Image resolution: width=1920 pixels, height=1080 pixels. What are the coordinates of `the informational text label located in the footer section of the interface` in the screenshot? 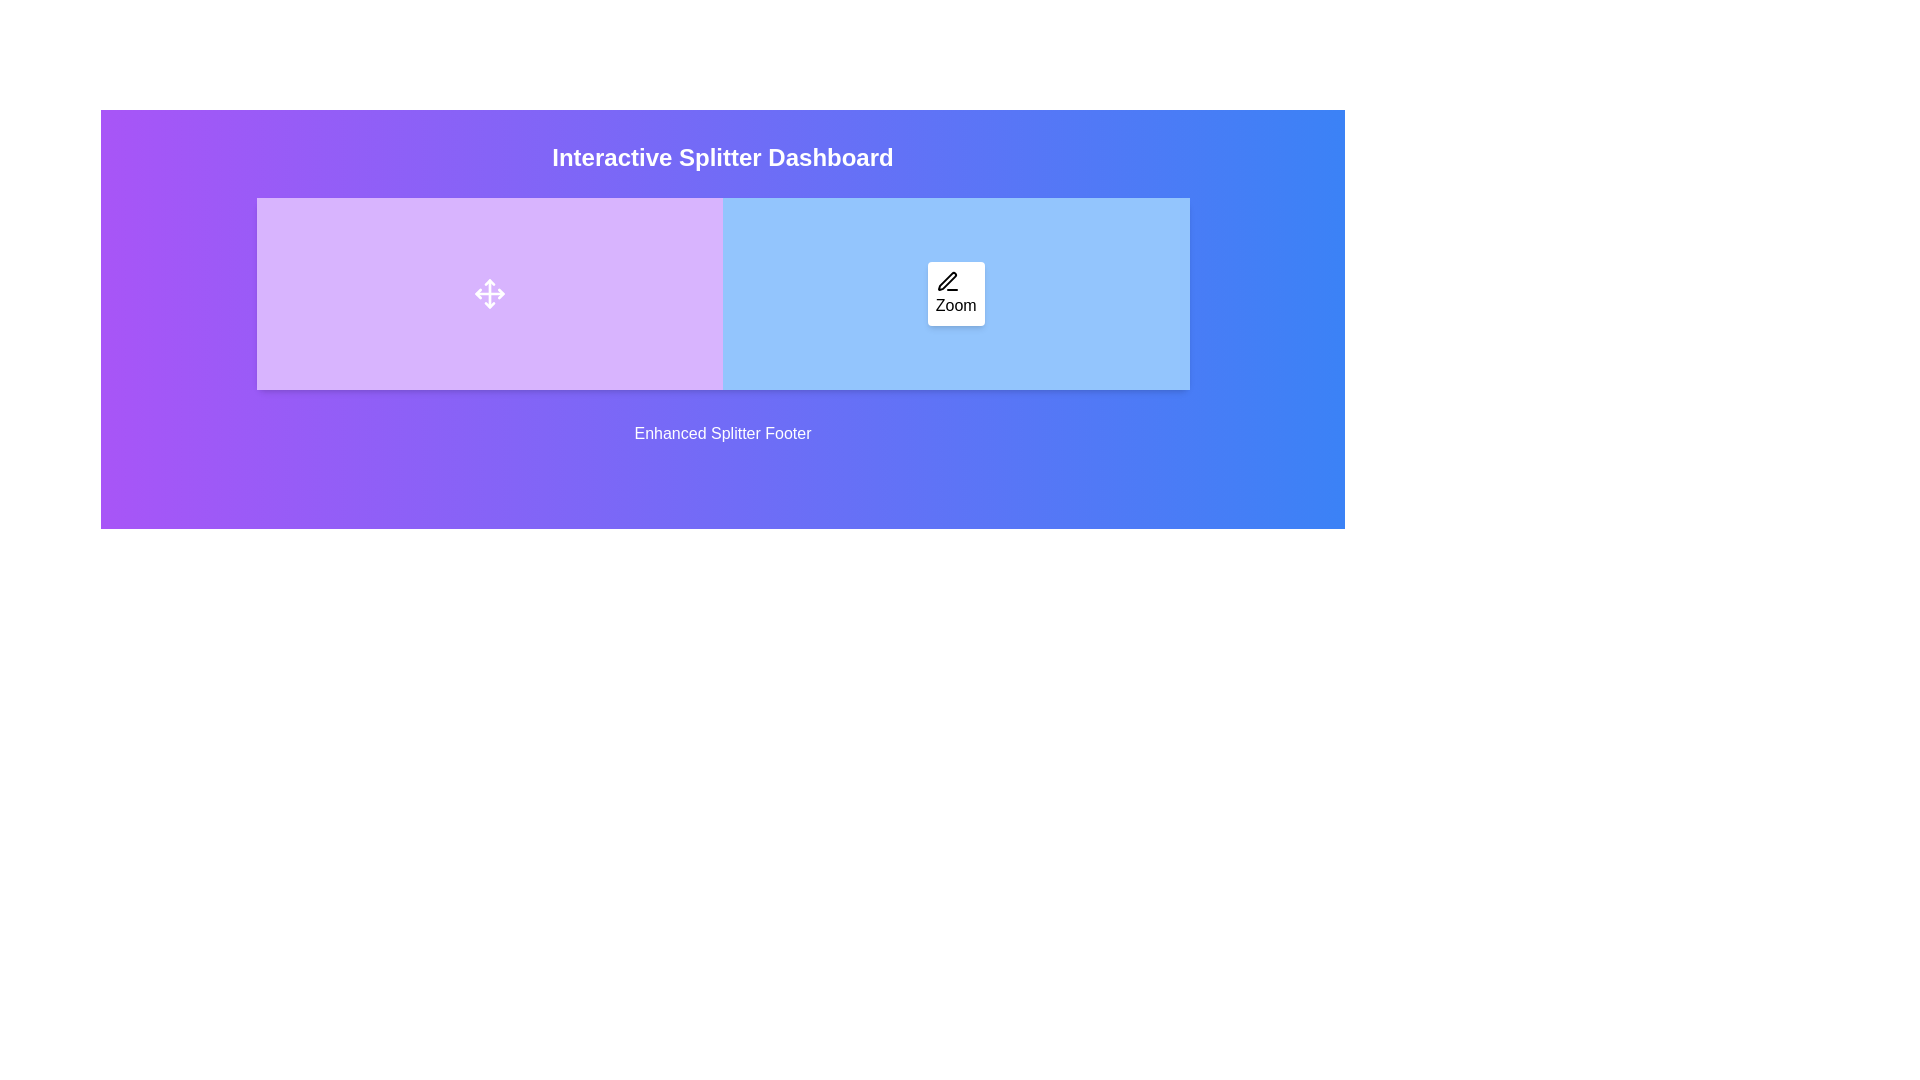 It's located at (722, 433).